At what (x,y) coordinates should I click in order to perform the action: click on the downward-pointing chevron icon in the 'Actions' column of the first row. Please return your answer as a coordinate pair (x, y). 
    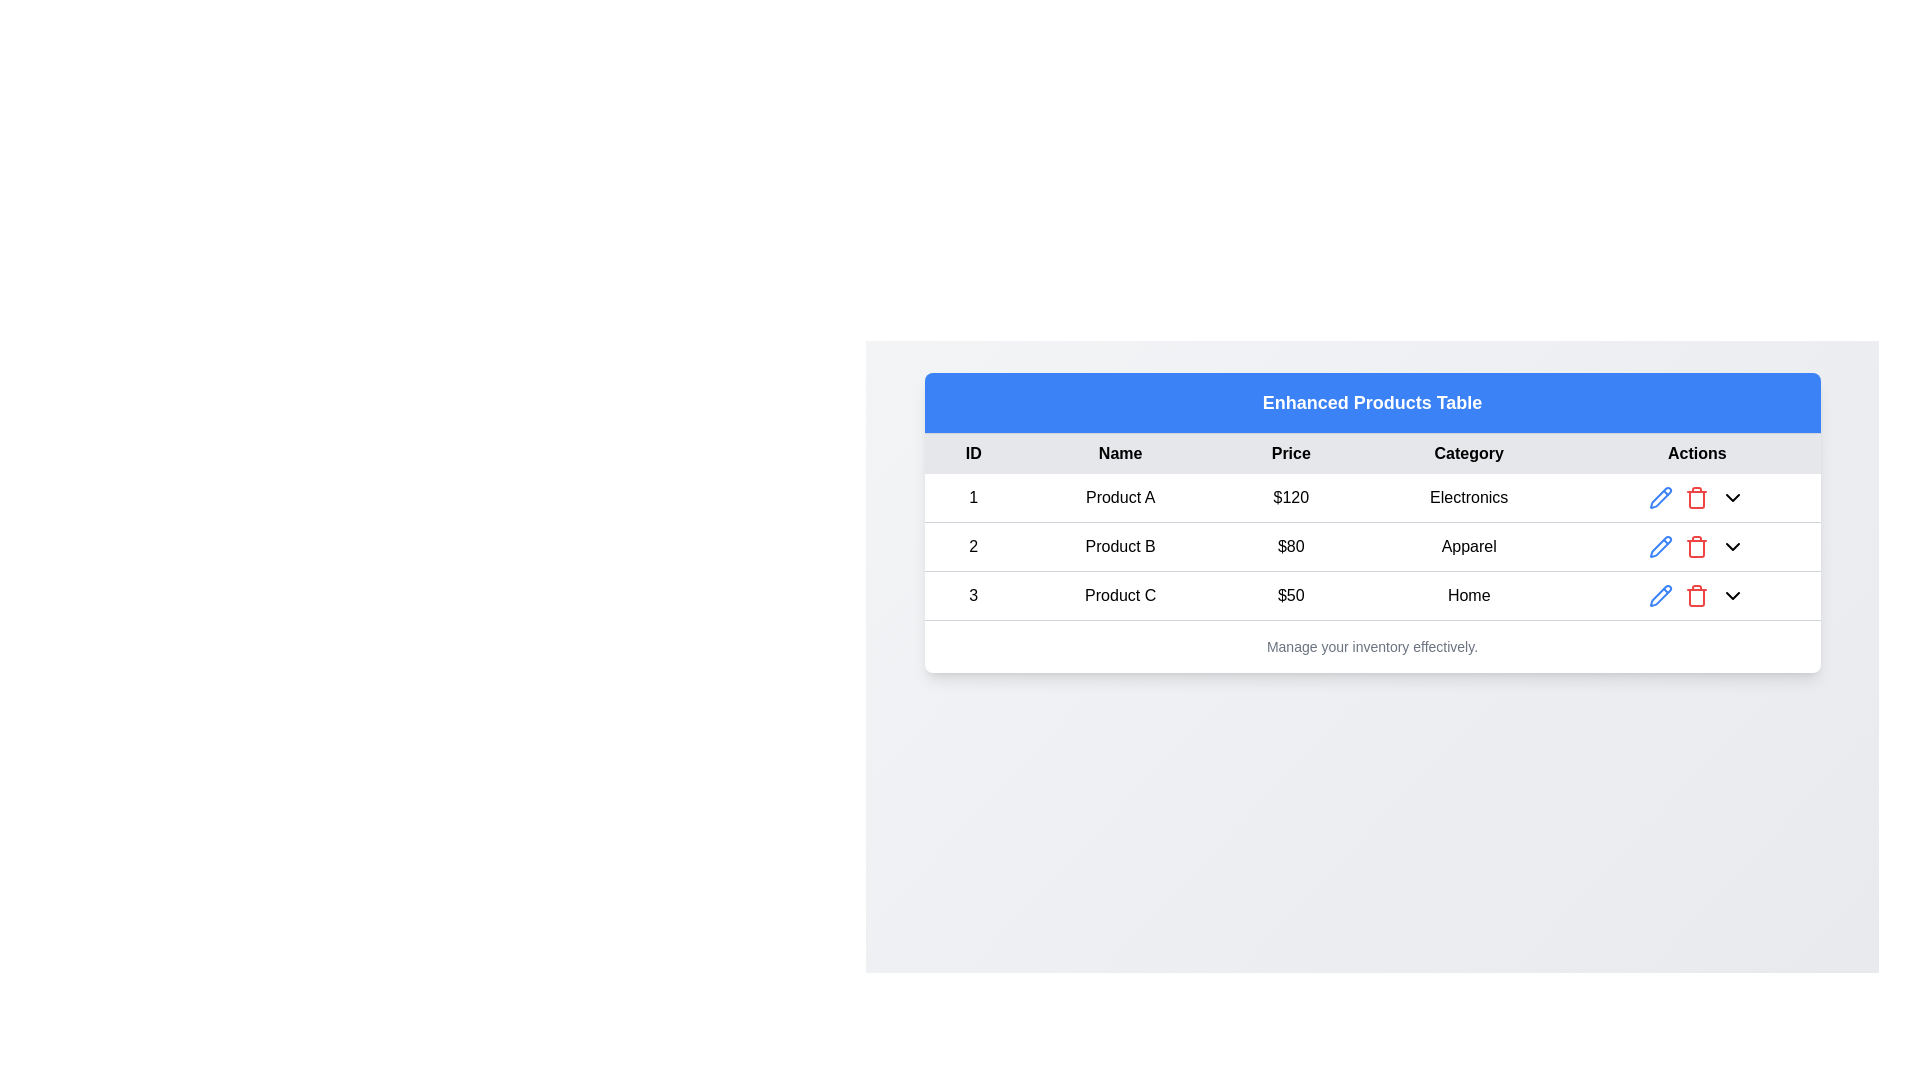
    Looking at the image, I should click on (1732, 496).